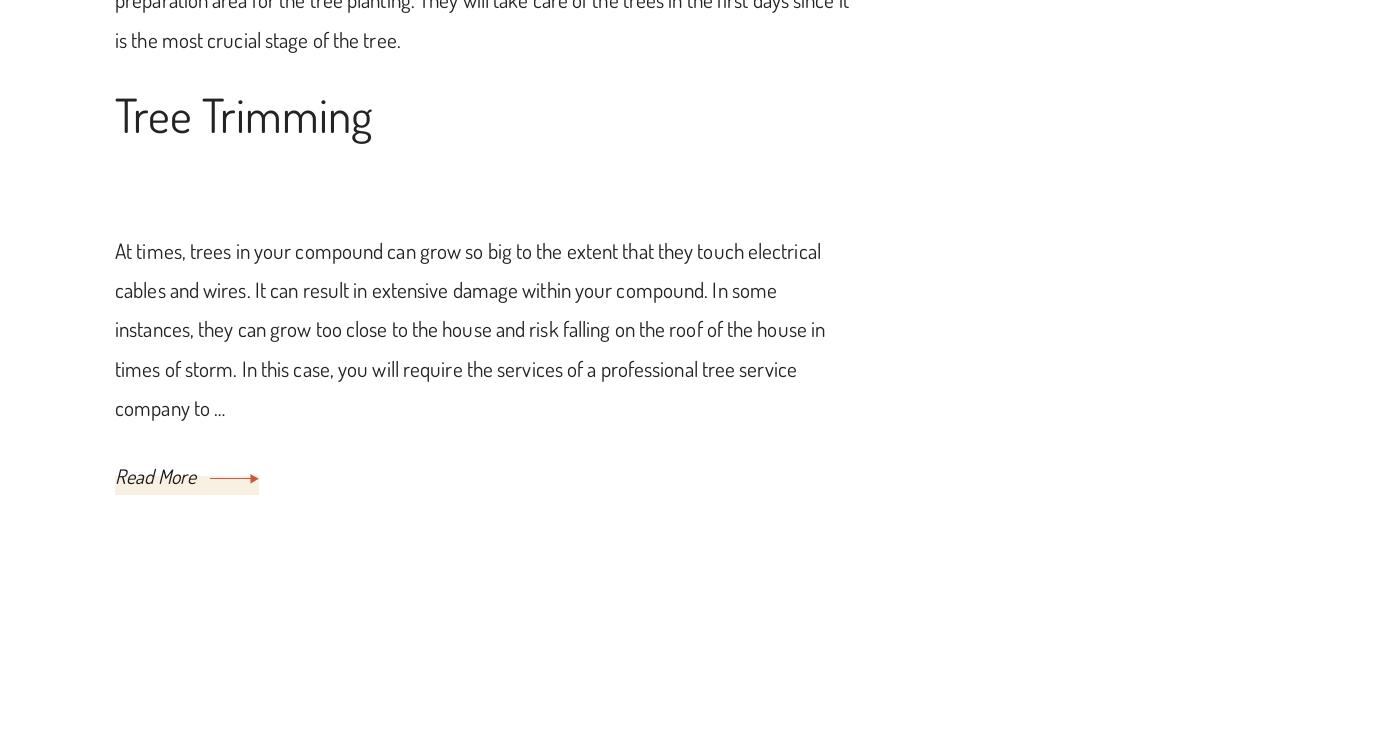 This screenshot has height=748, width=1400. Describe the element at coordinates (907, 709) in the screenshot. I see `'Blossom Themes'` at that location.